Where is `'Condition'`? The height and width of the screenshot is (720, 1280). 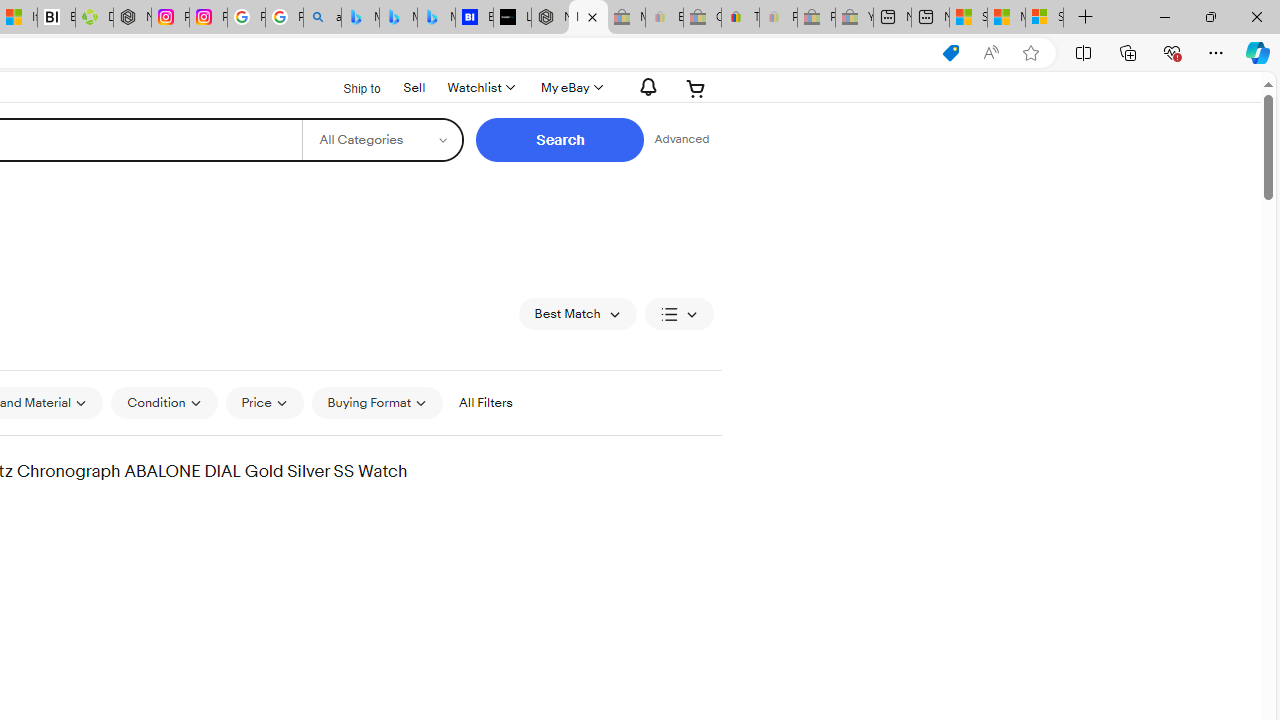
'Condition' is located at coordinates (164, 402).